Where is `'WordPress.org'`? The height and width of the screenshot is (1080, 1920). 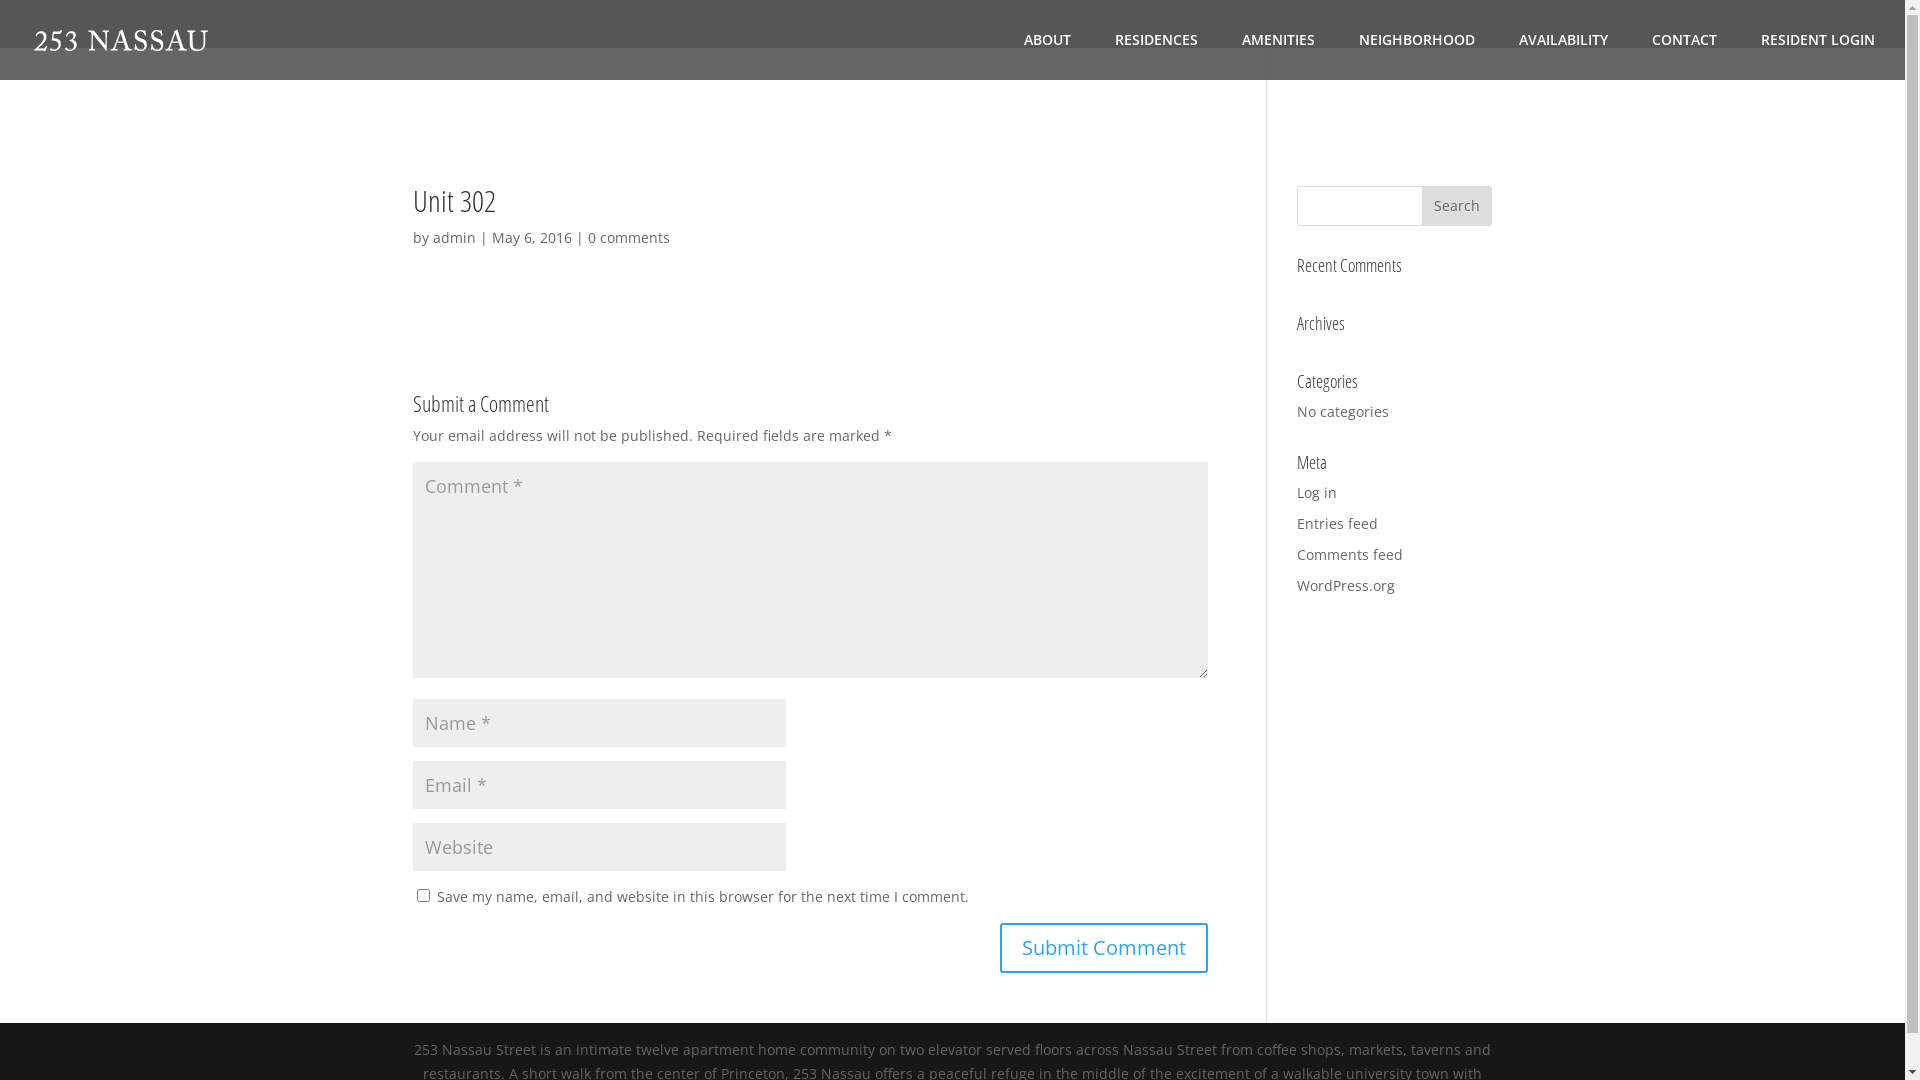
'WordPress.org' is located at coordinates (1296, 585).